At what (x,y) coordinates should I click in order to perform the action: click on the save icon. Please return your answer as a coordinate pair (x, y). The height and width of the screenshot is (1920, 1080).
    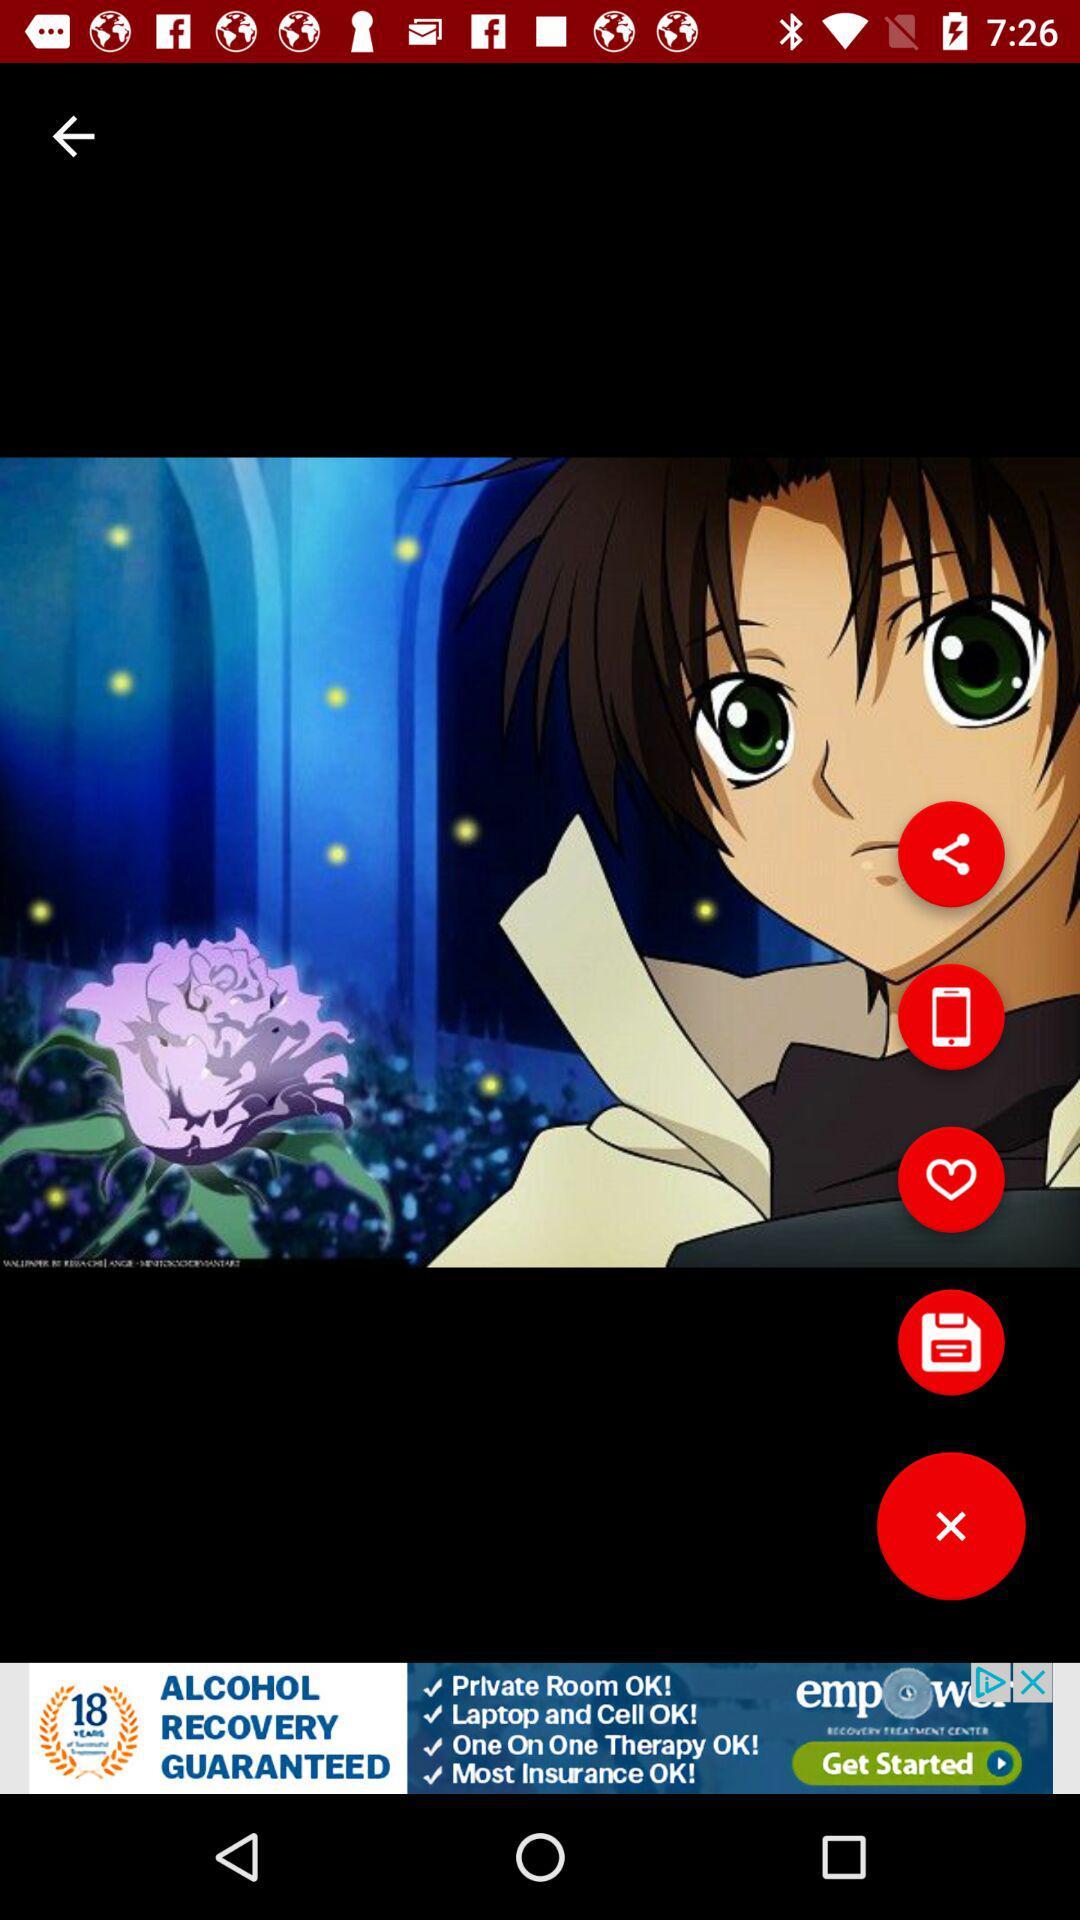
    Looking at the image, I should click on (950, 1350).